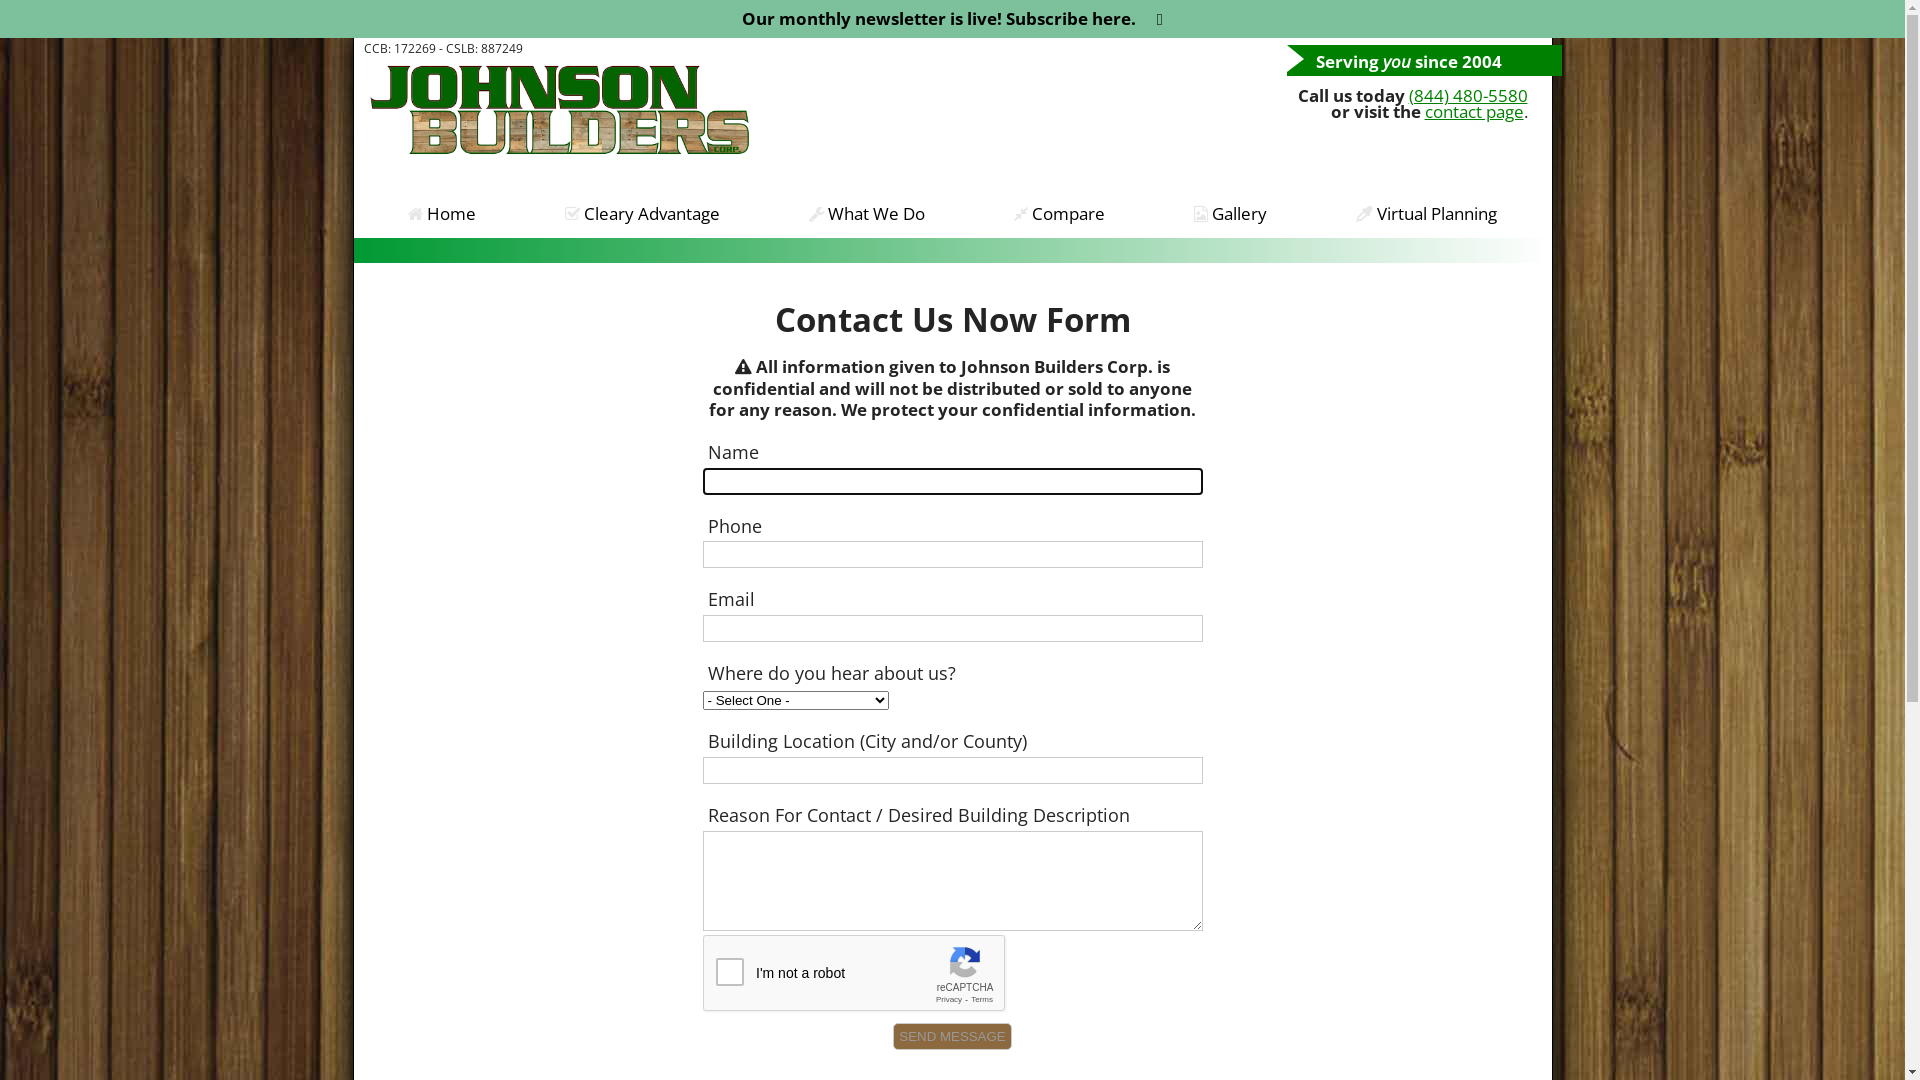 This screenshot has height=1080, width=1920. I want to click on 'contact page', so click(1473, 111).